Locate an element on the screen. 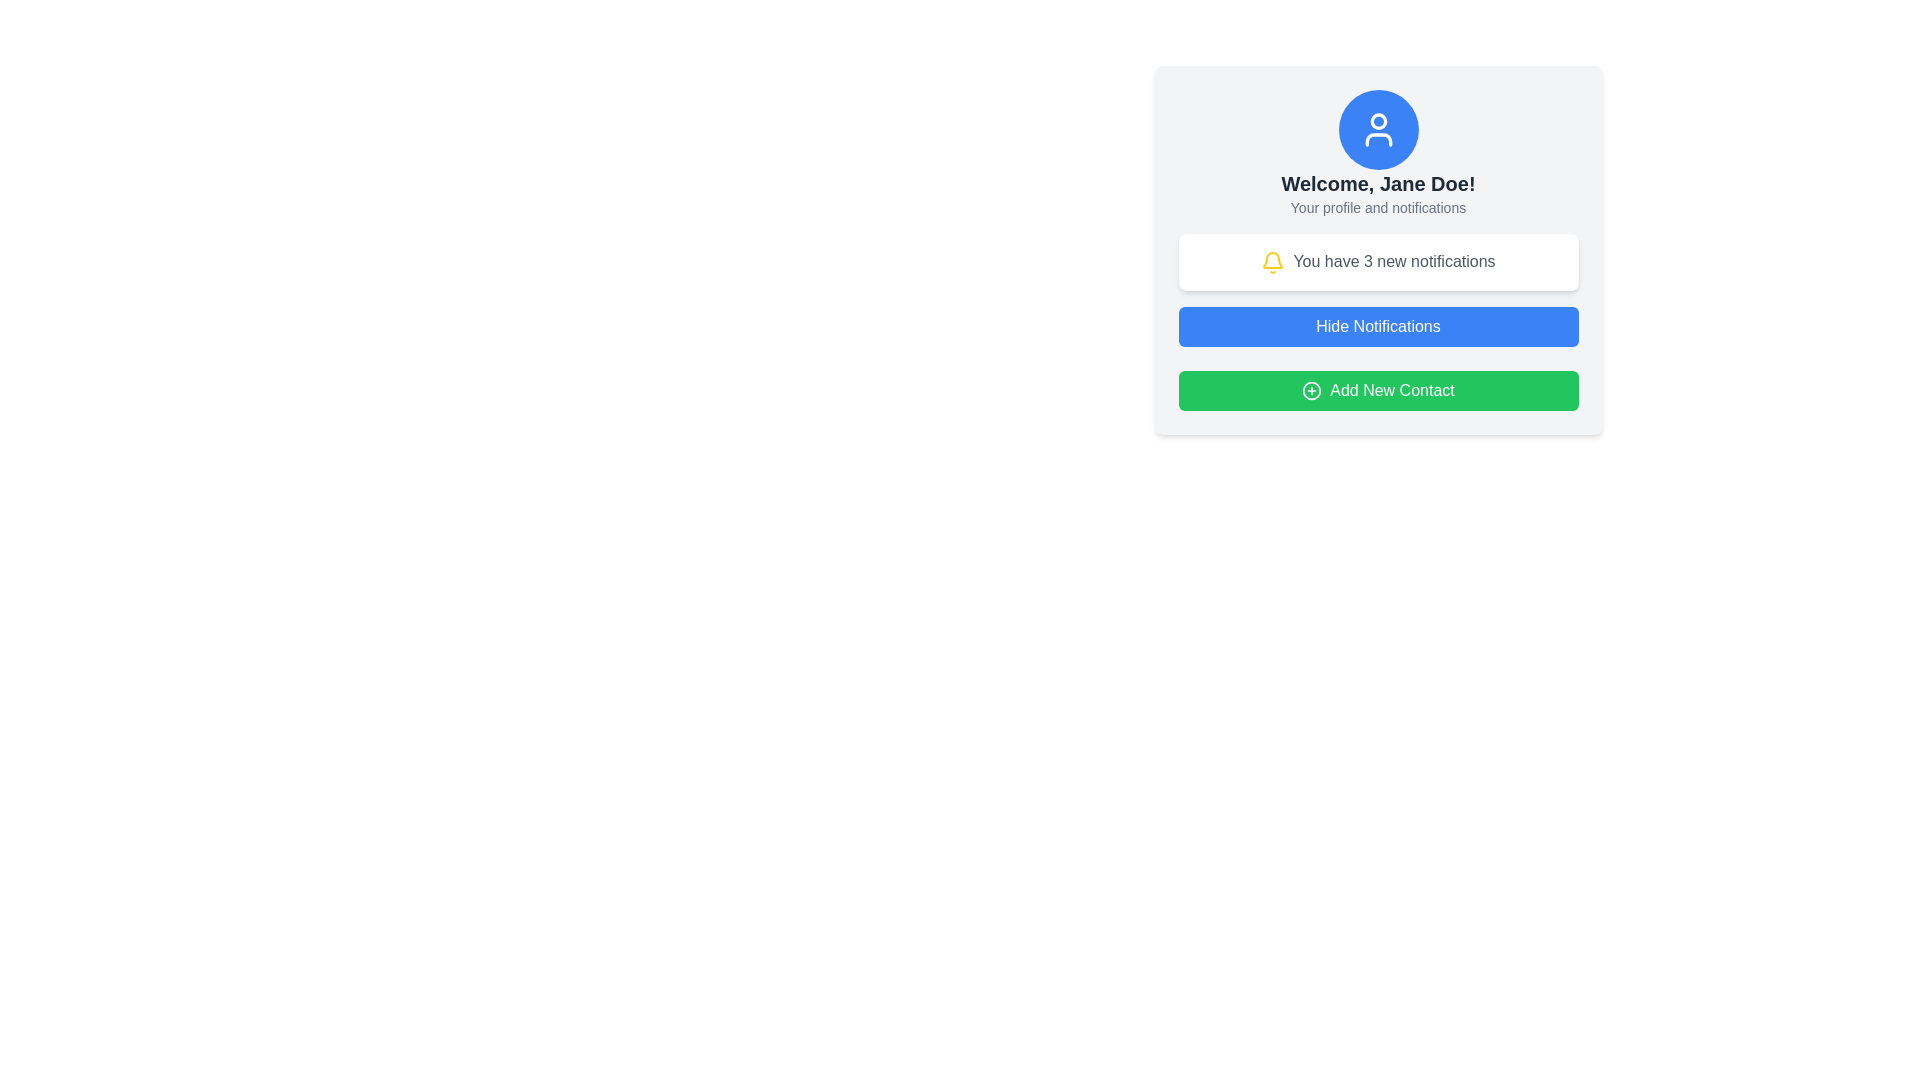  the yellow bell icon located to the left of the text 'You have 3 new notifications', which is contained within a rounded white box is located at coordinates (1272, 261).